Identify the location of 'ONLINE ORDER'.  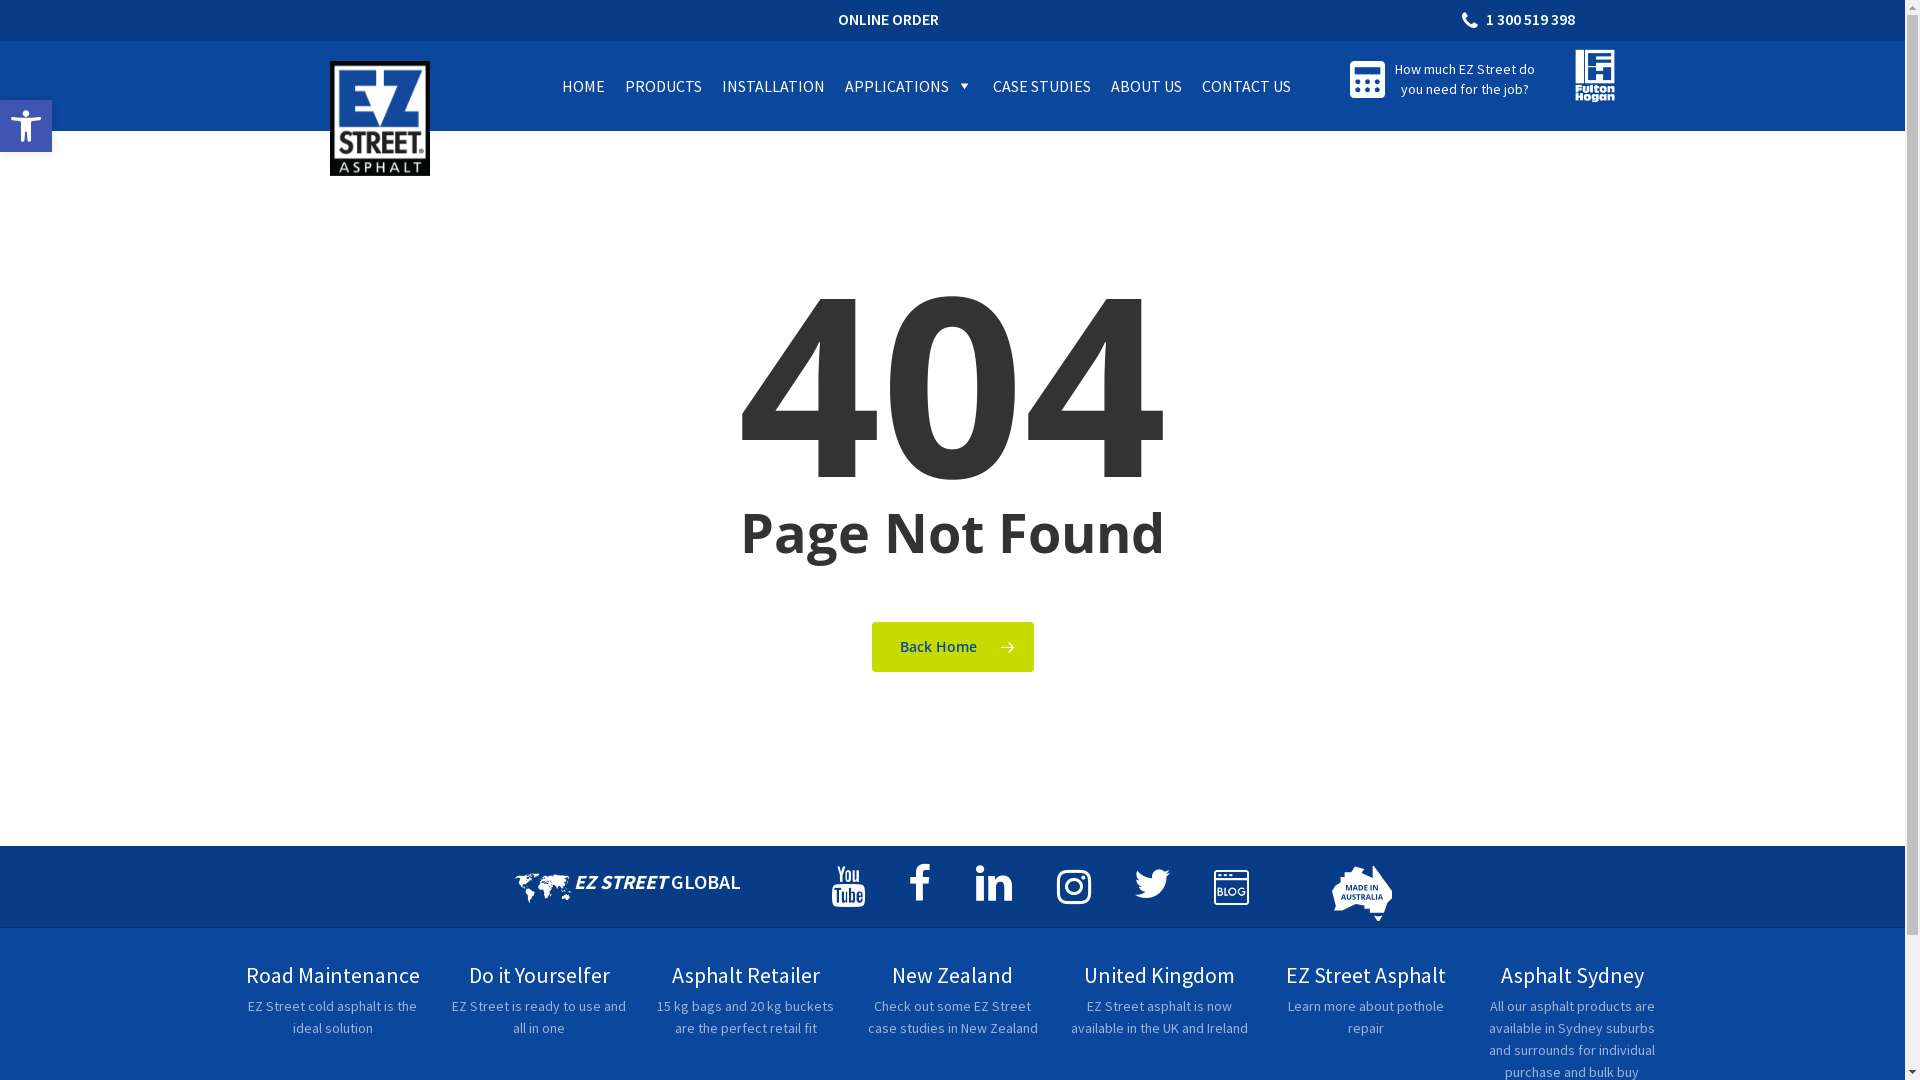
(887, 19).